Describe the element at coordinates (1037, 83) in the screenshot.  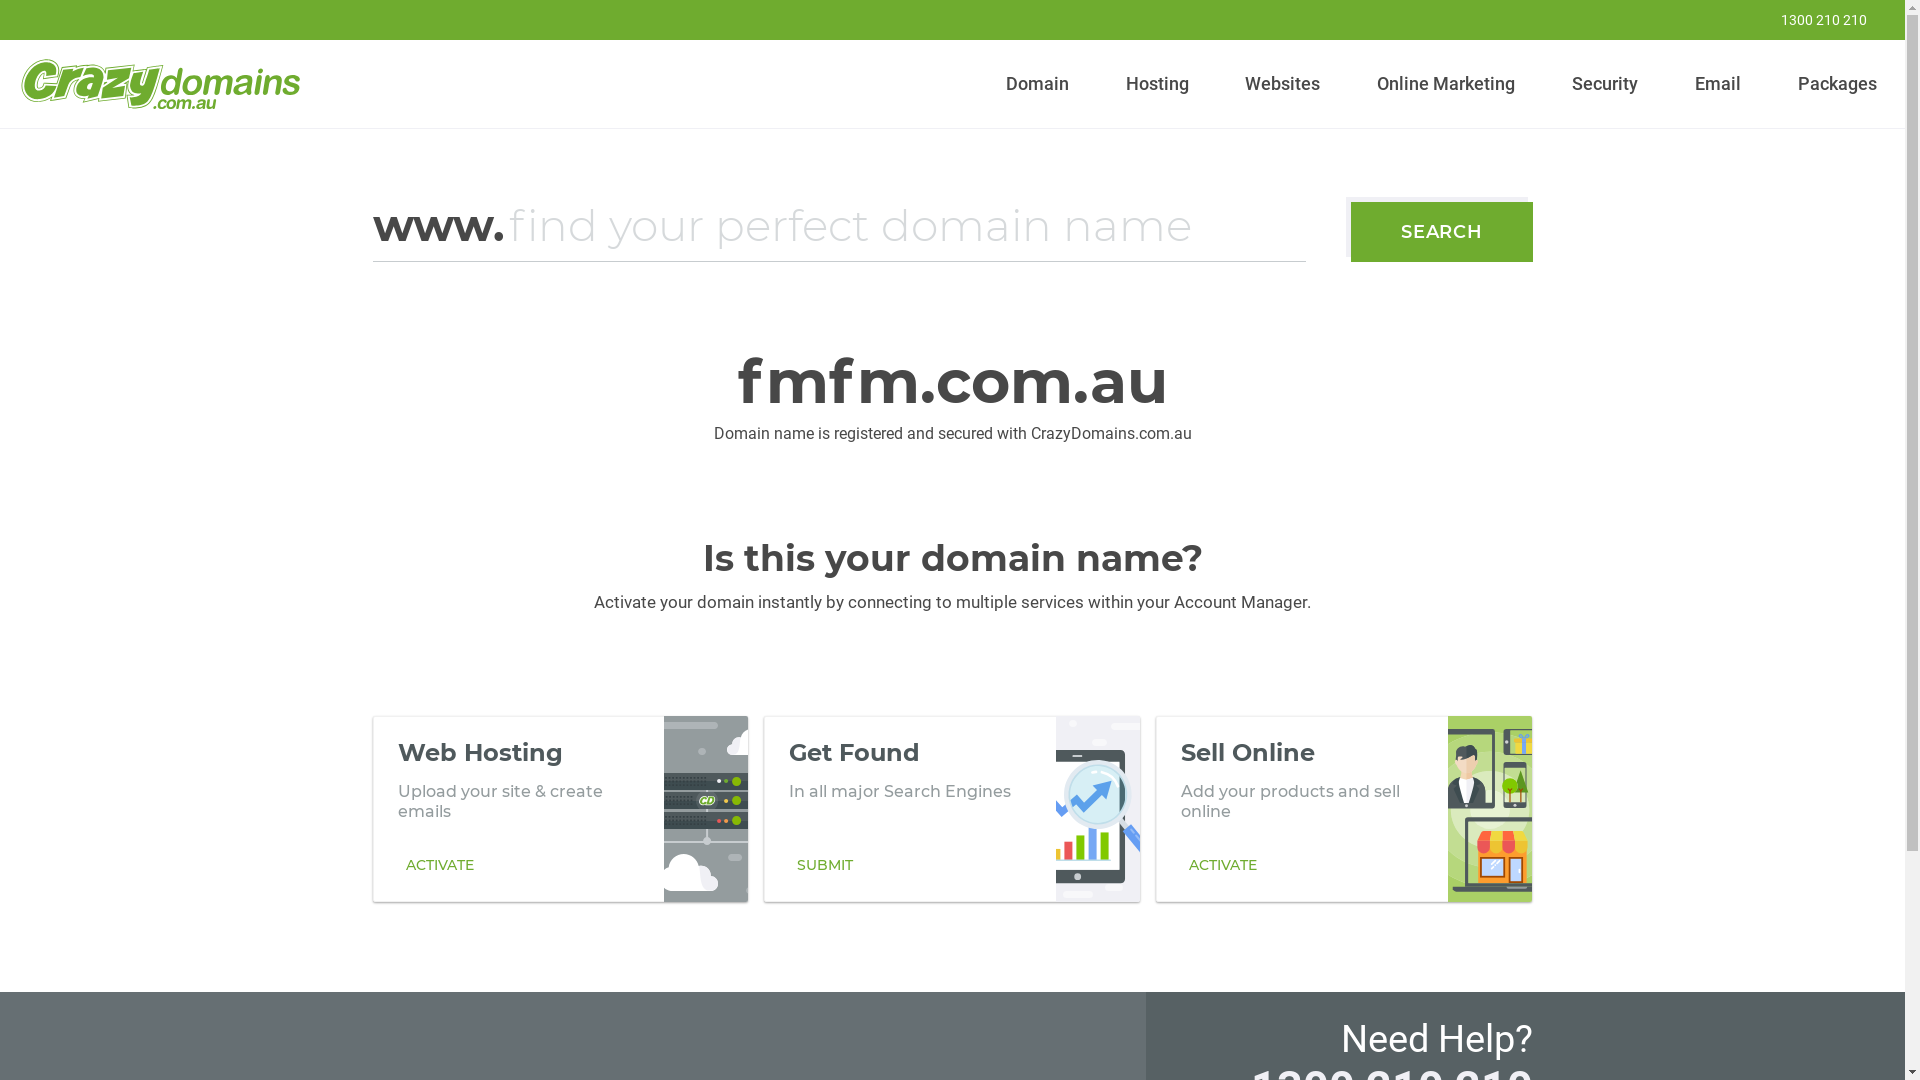
I see `'Domain'` at that location.